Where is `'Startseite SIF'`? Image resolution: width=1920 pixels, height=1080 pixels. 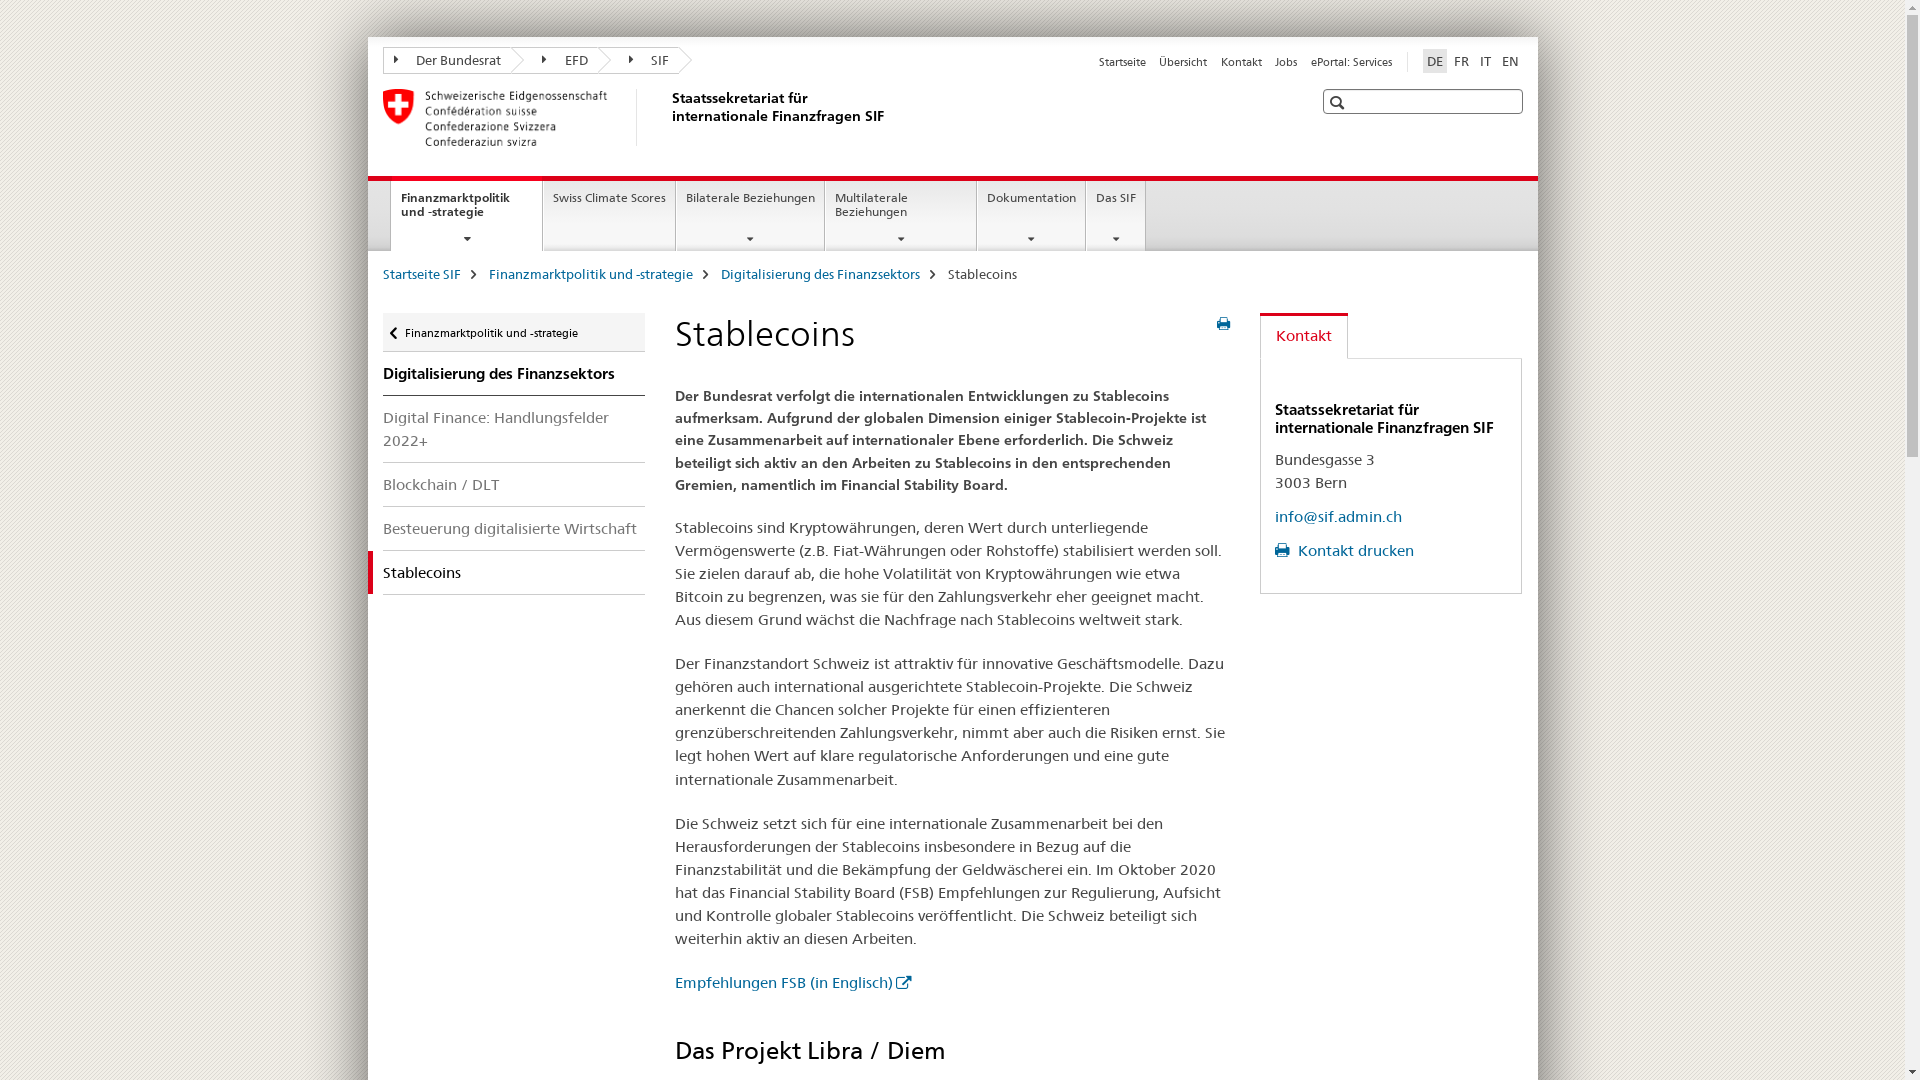
'Startseite SIF' is located at coordinates (420, 273).